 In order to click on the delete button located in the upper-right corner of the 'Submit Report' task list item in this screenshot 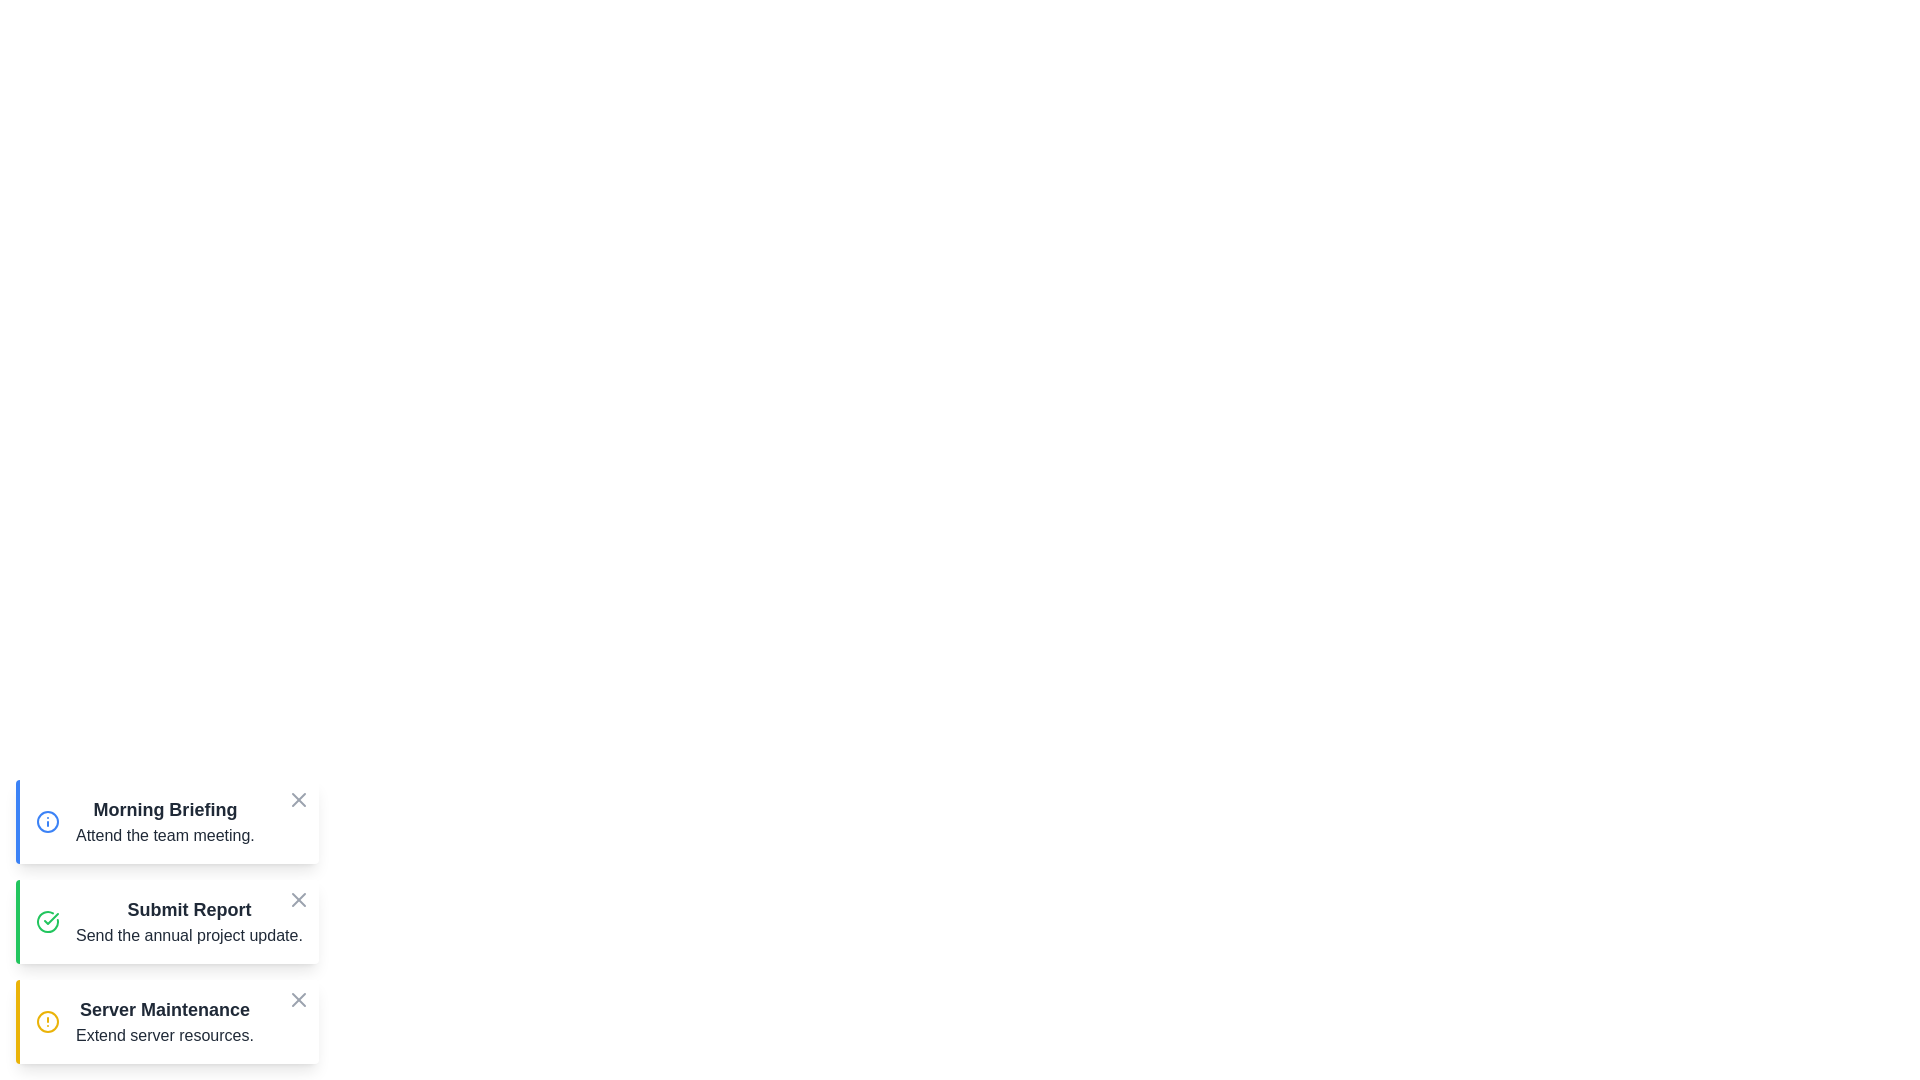, I will do `click(297, 898)`.